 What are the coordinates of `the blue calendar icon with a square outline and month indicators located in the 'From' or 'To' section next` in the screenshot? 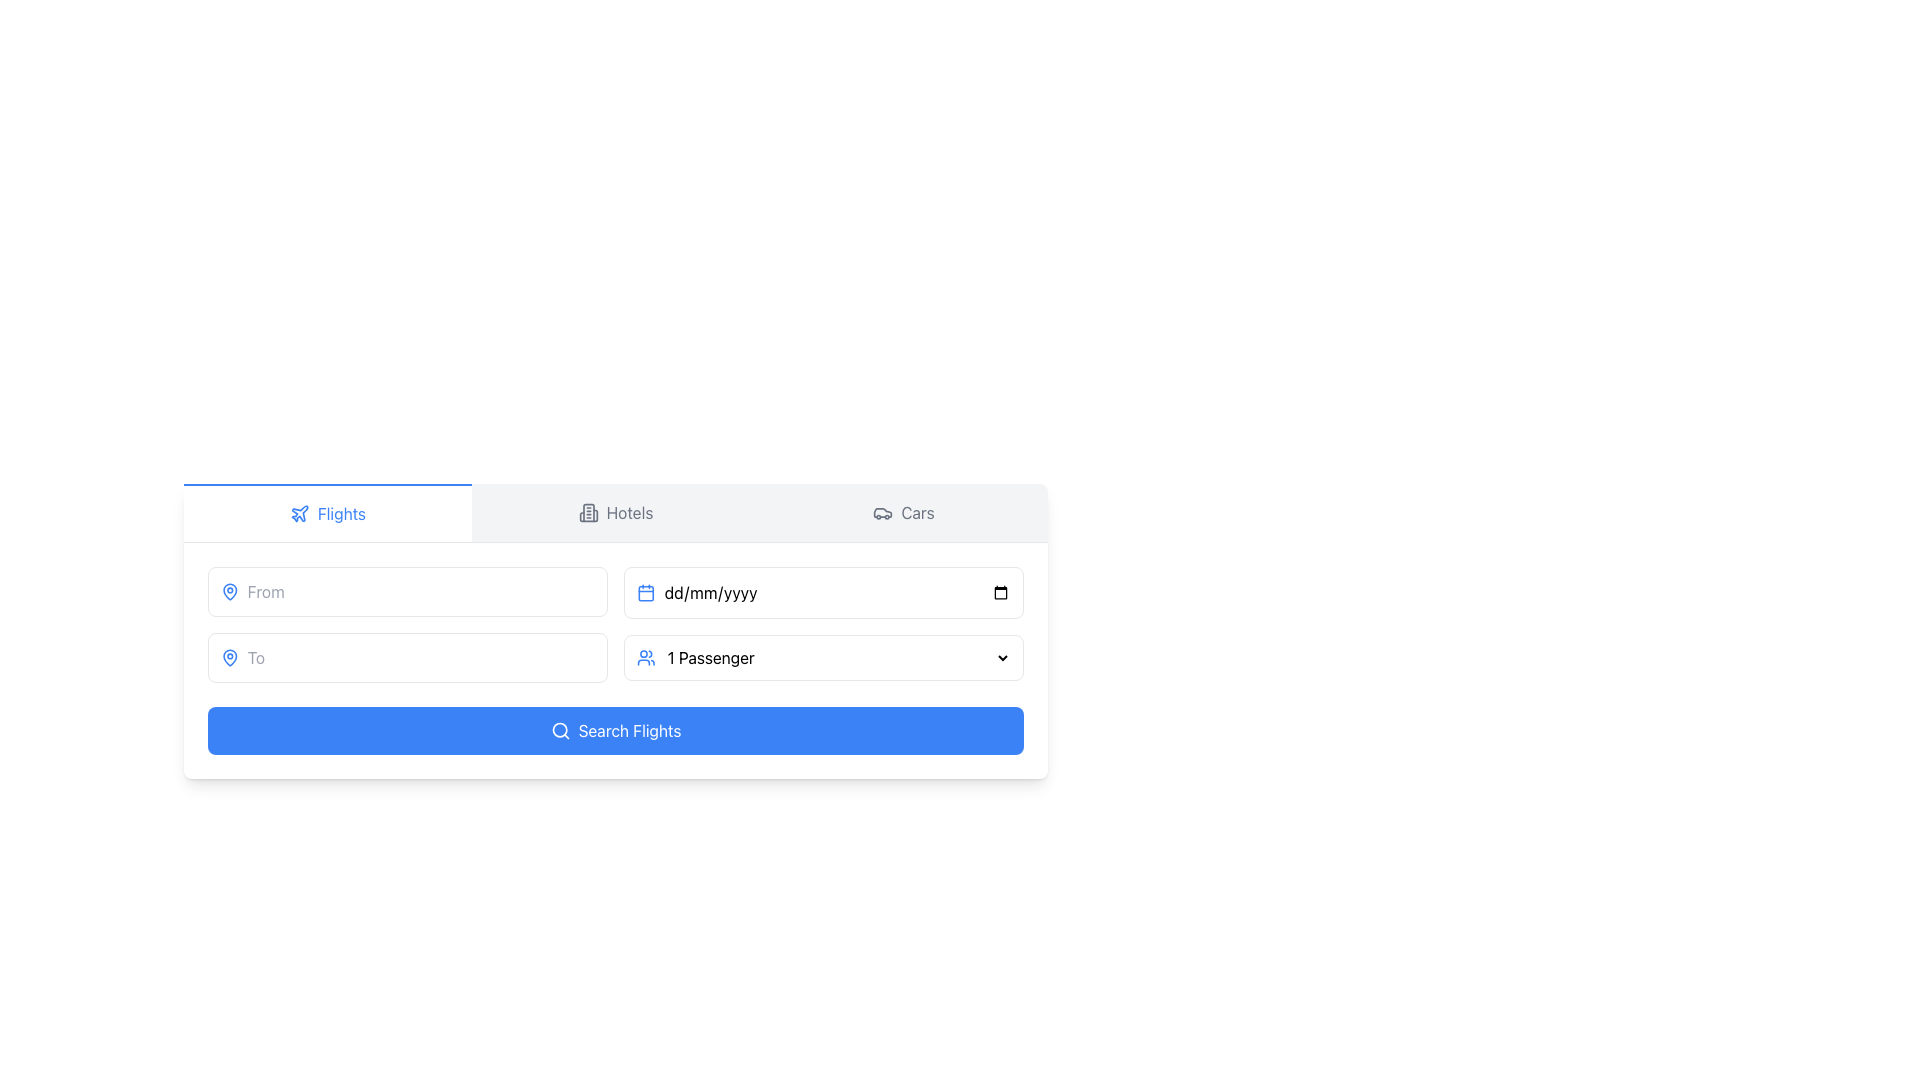 It's located at (646, 592).